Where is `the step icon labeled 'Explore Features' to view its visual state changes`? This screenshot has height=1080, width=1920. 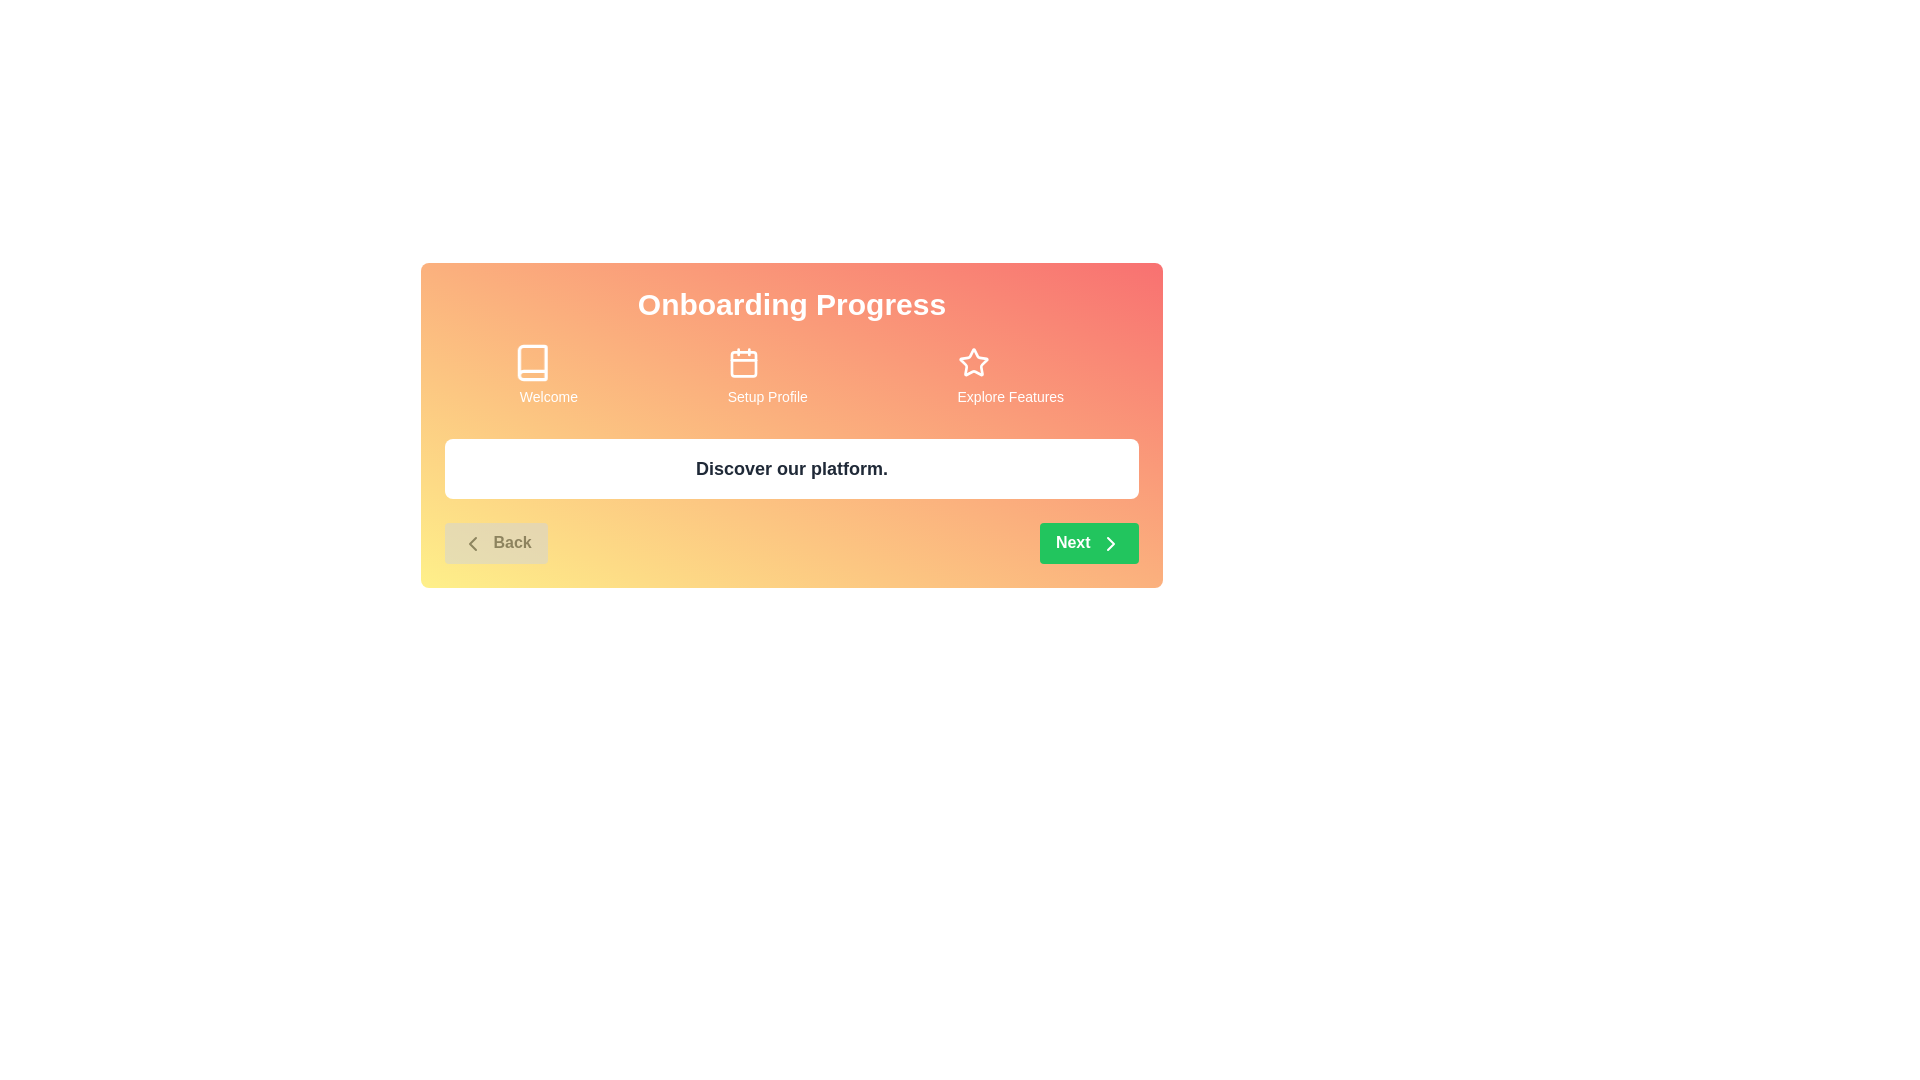 the step icon labeled 'Explore Features' to view its visual state changes is located at coordinates (1010, 362).